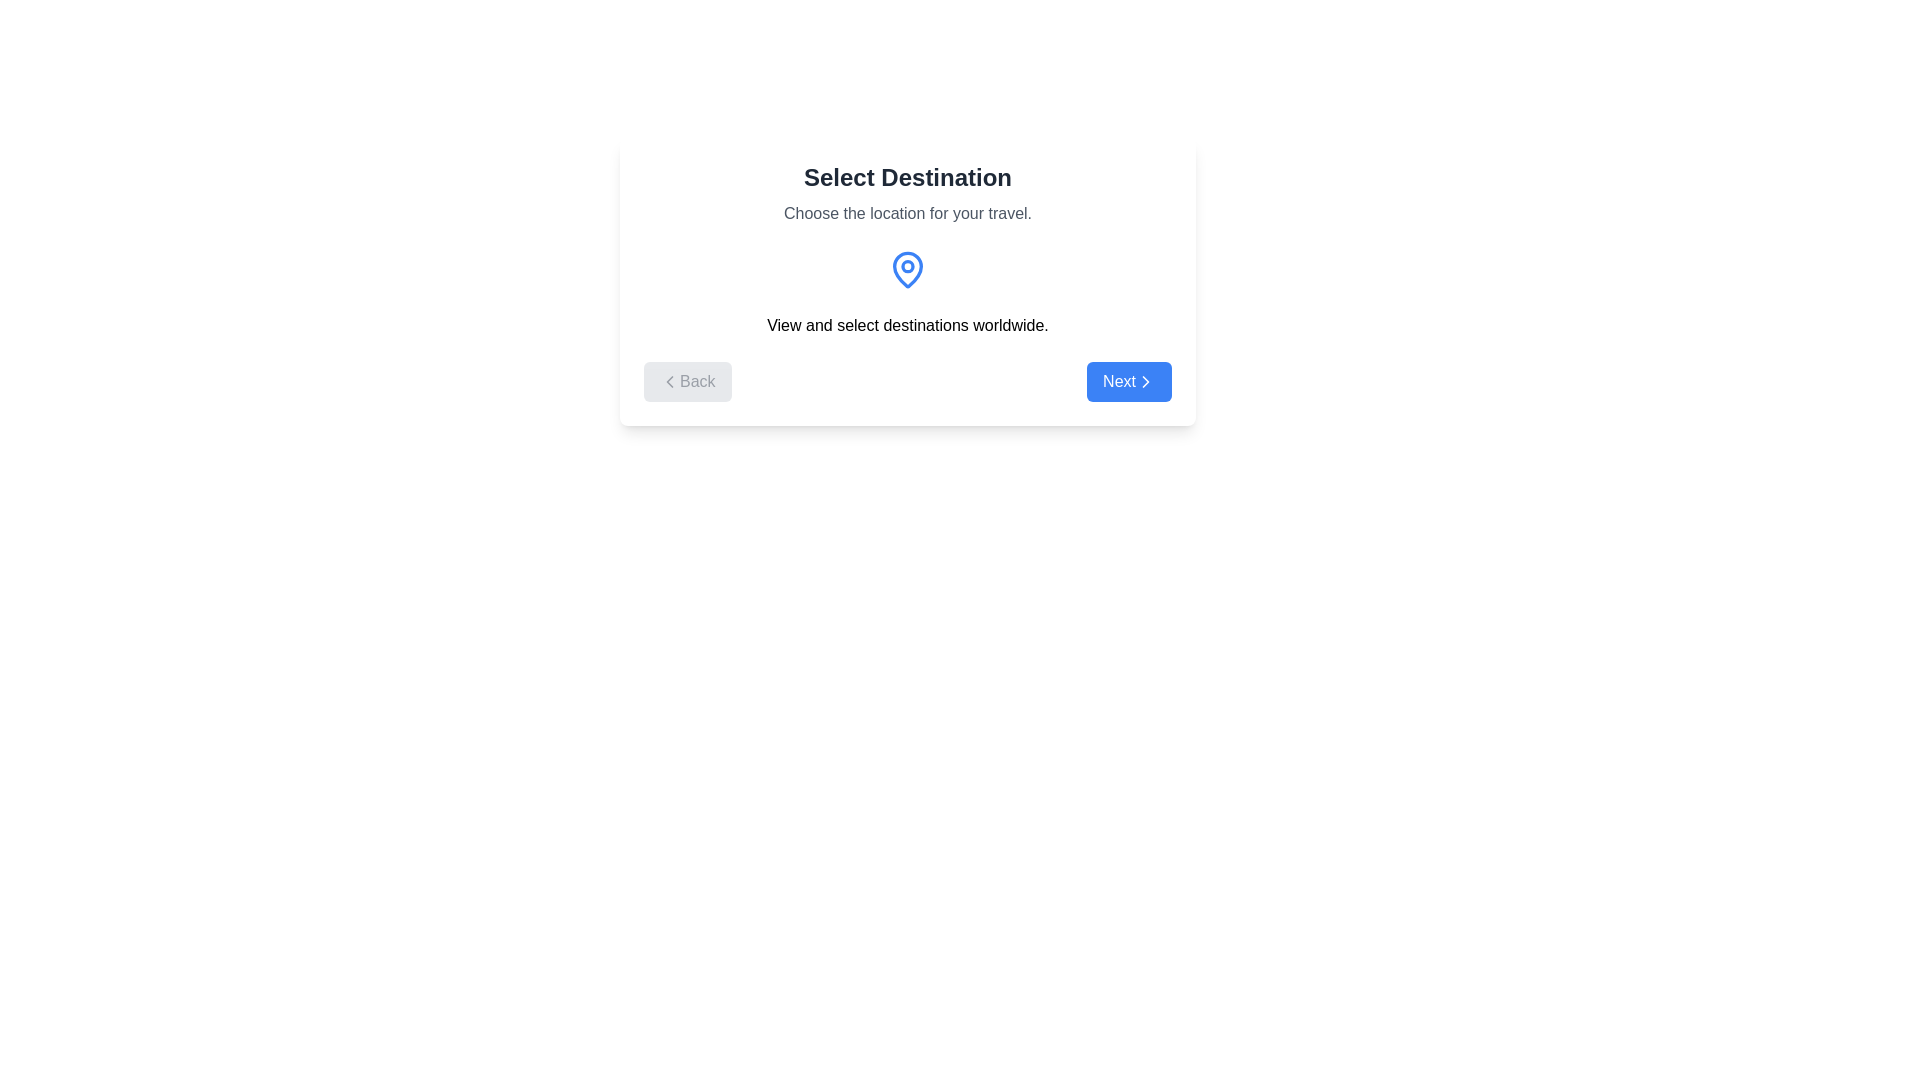  Describe the element at coordinates (906, 325) in the screenshot. I see `the text element that reads 'View and select destinations worldwide.' which is displayed in a sans-serif font and is centered below a map pin icon` at that location.